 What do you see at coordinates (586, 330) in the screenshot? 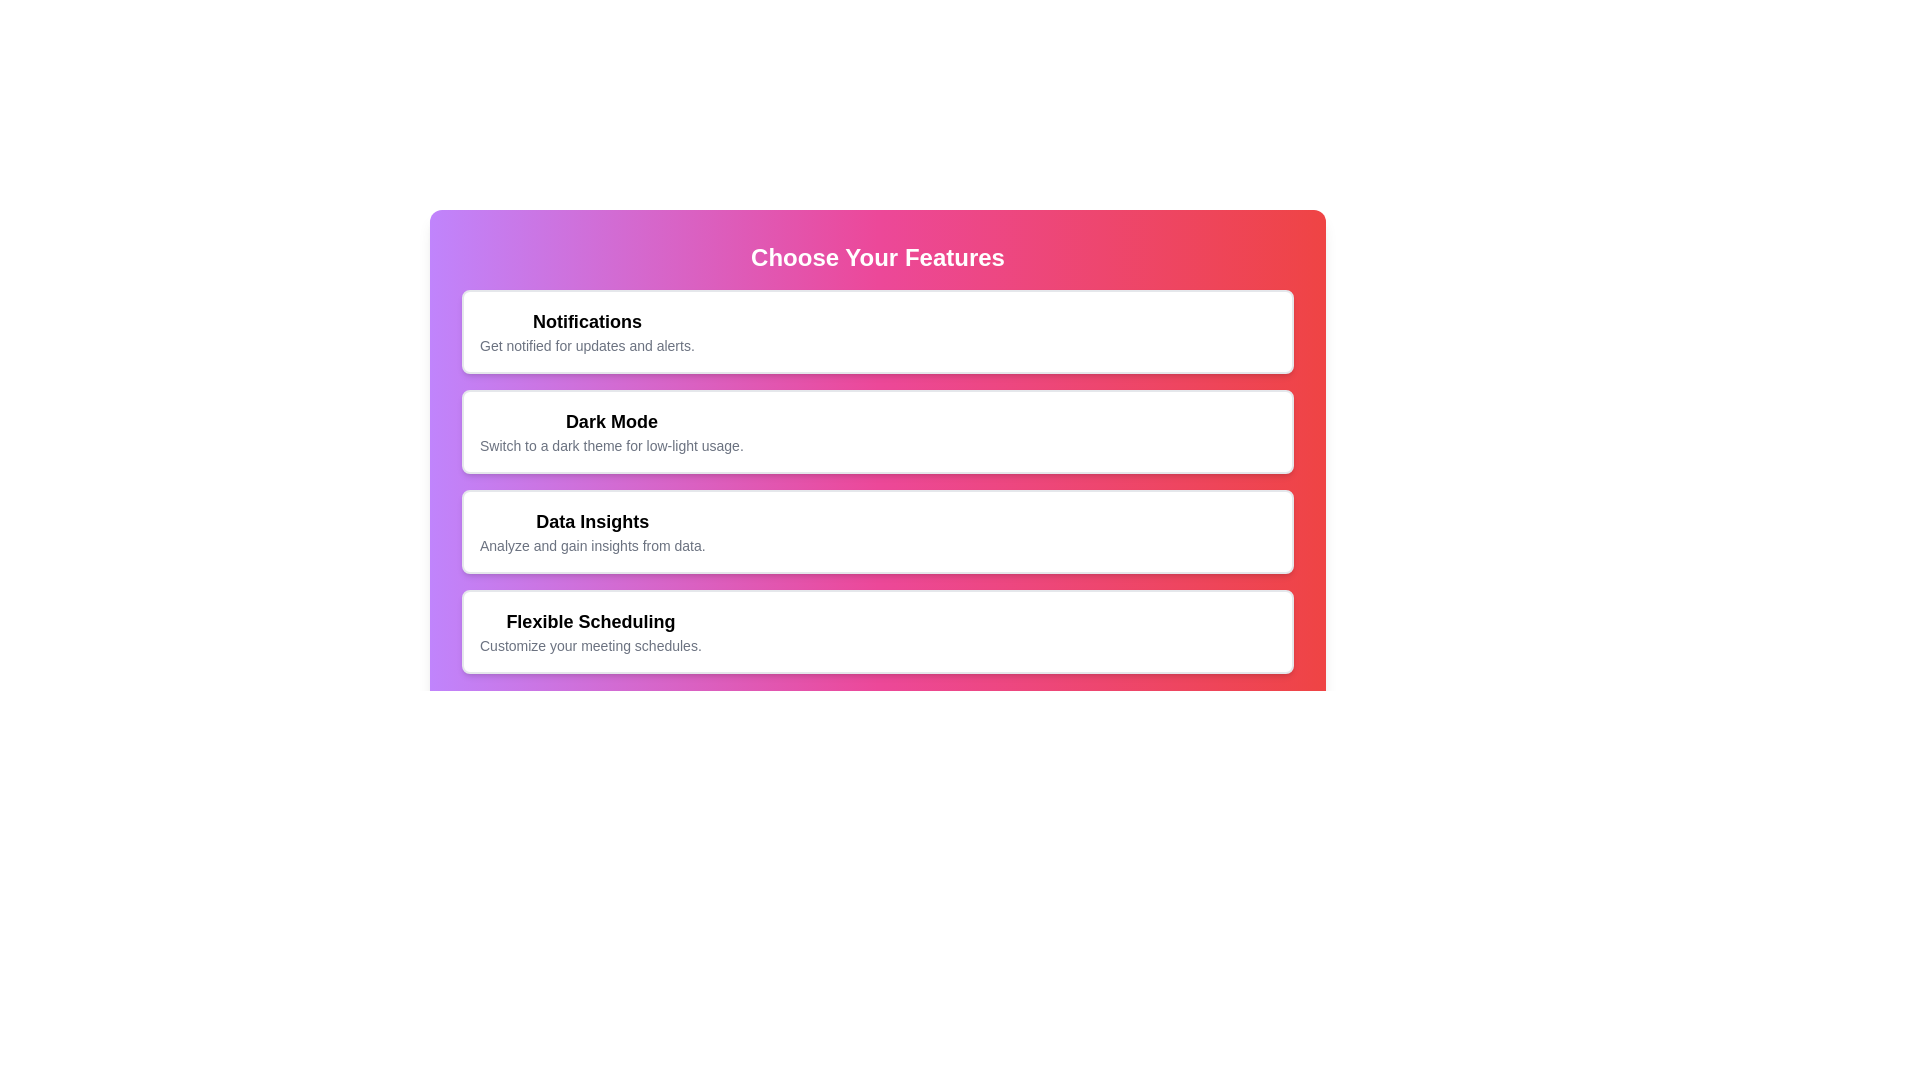
I see `the 'Notifications' text description block, which is the first option in a vertically-aligned list of feature options, to interact with it` at bounding box center [586, 330].